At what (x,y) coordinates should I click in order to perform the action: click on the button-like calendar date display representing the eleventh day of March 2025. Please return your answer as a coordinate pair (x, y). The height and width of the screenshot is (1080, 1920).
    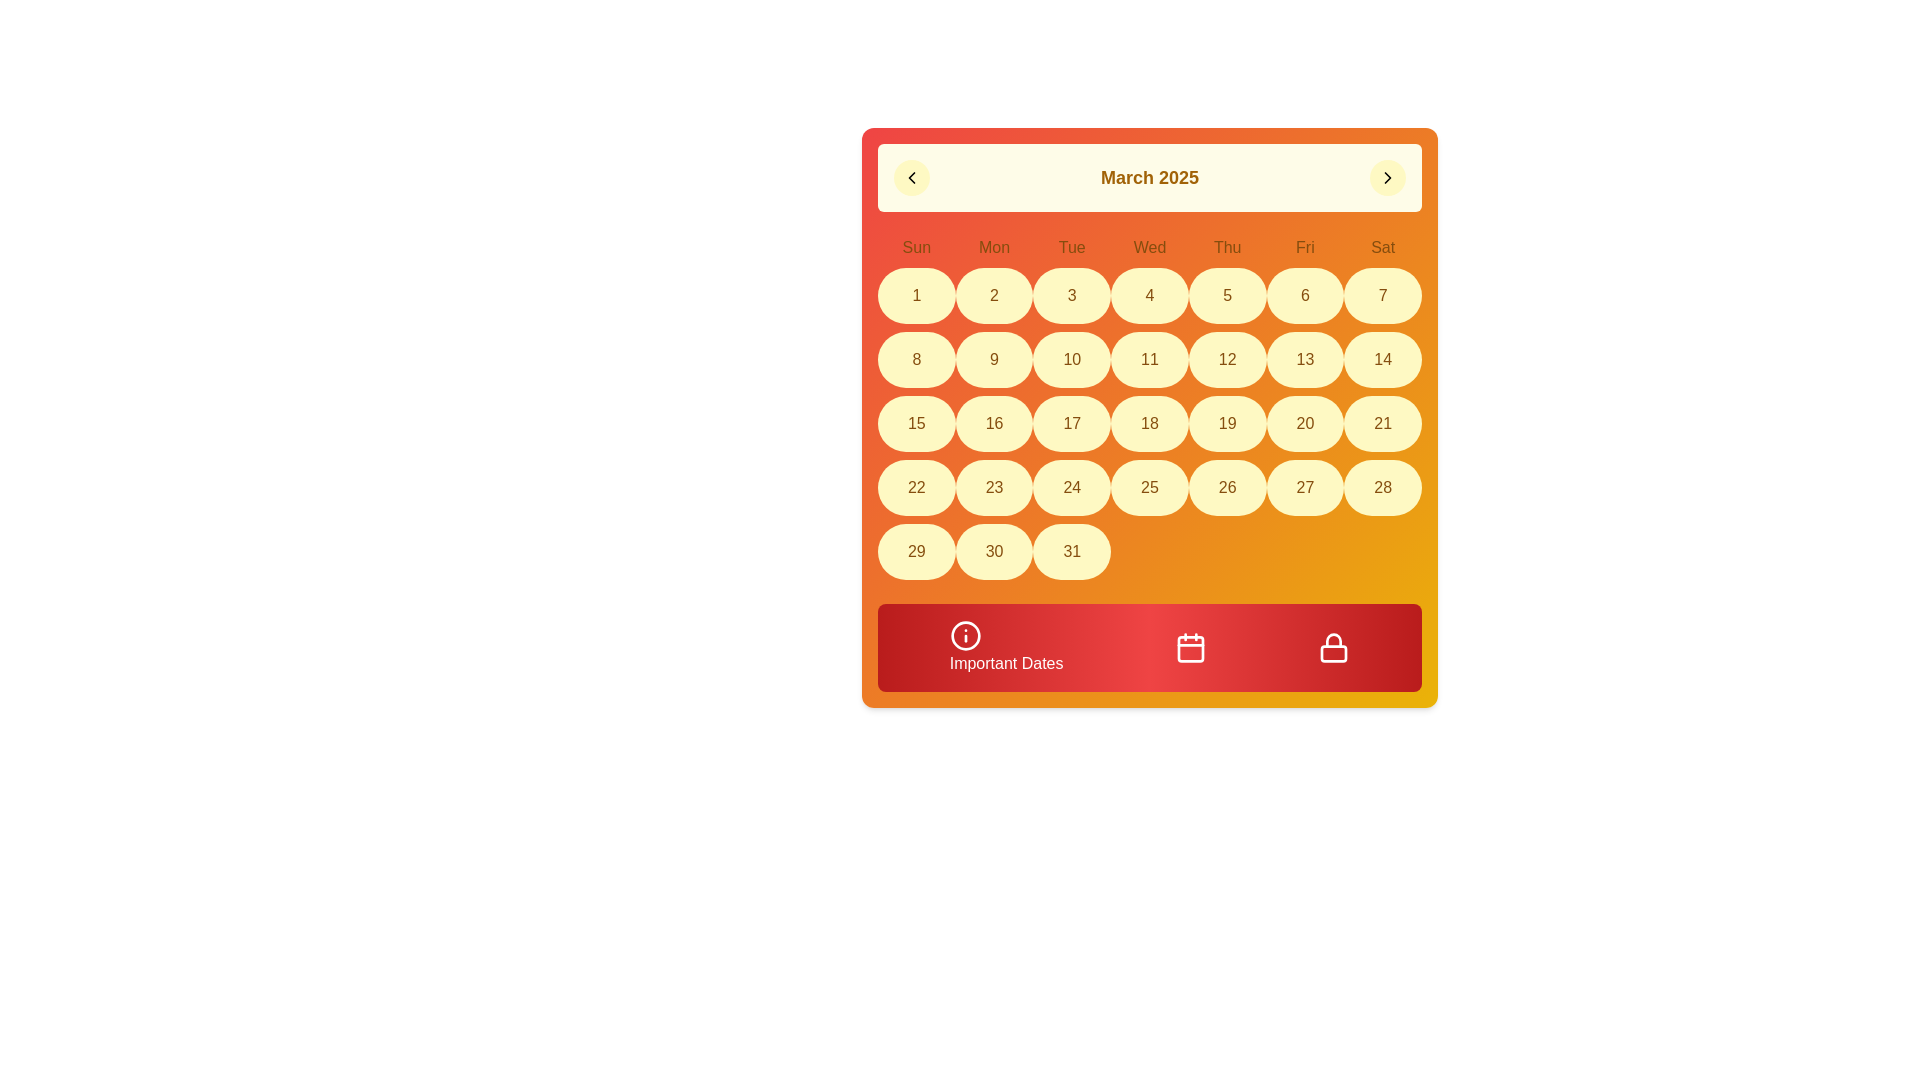
    Looking at the image, I should click on (1150, 358).